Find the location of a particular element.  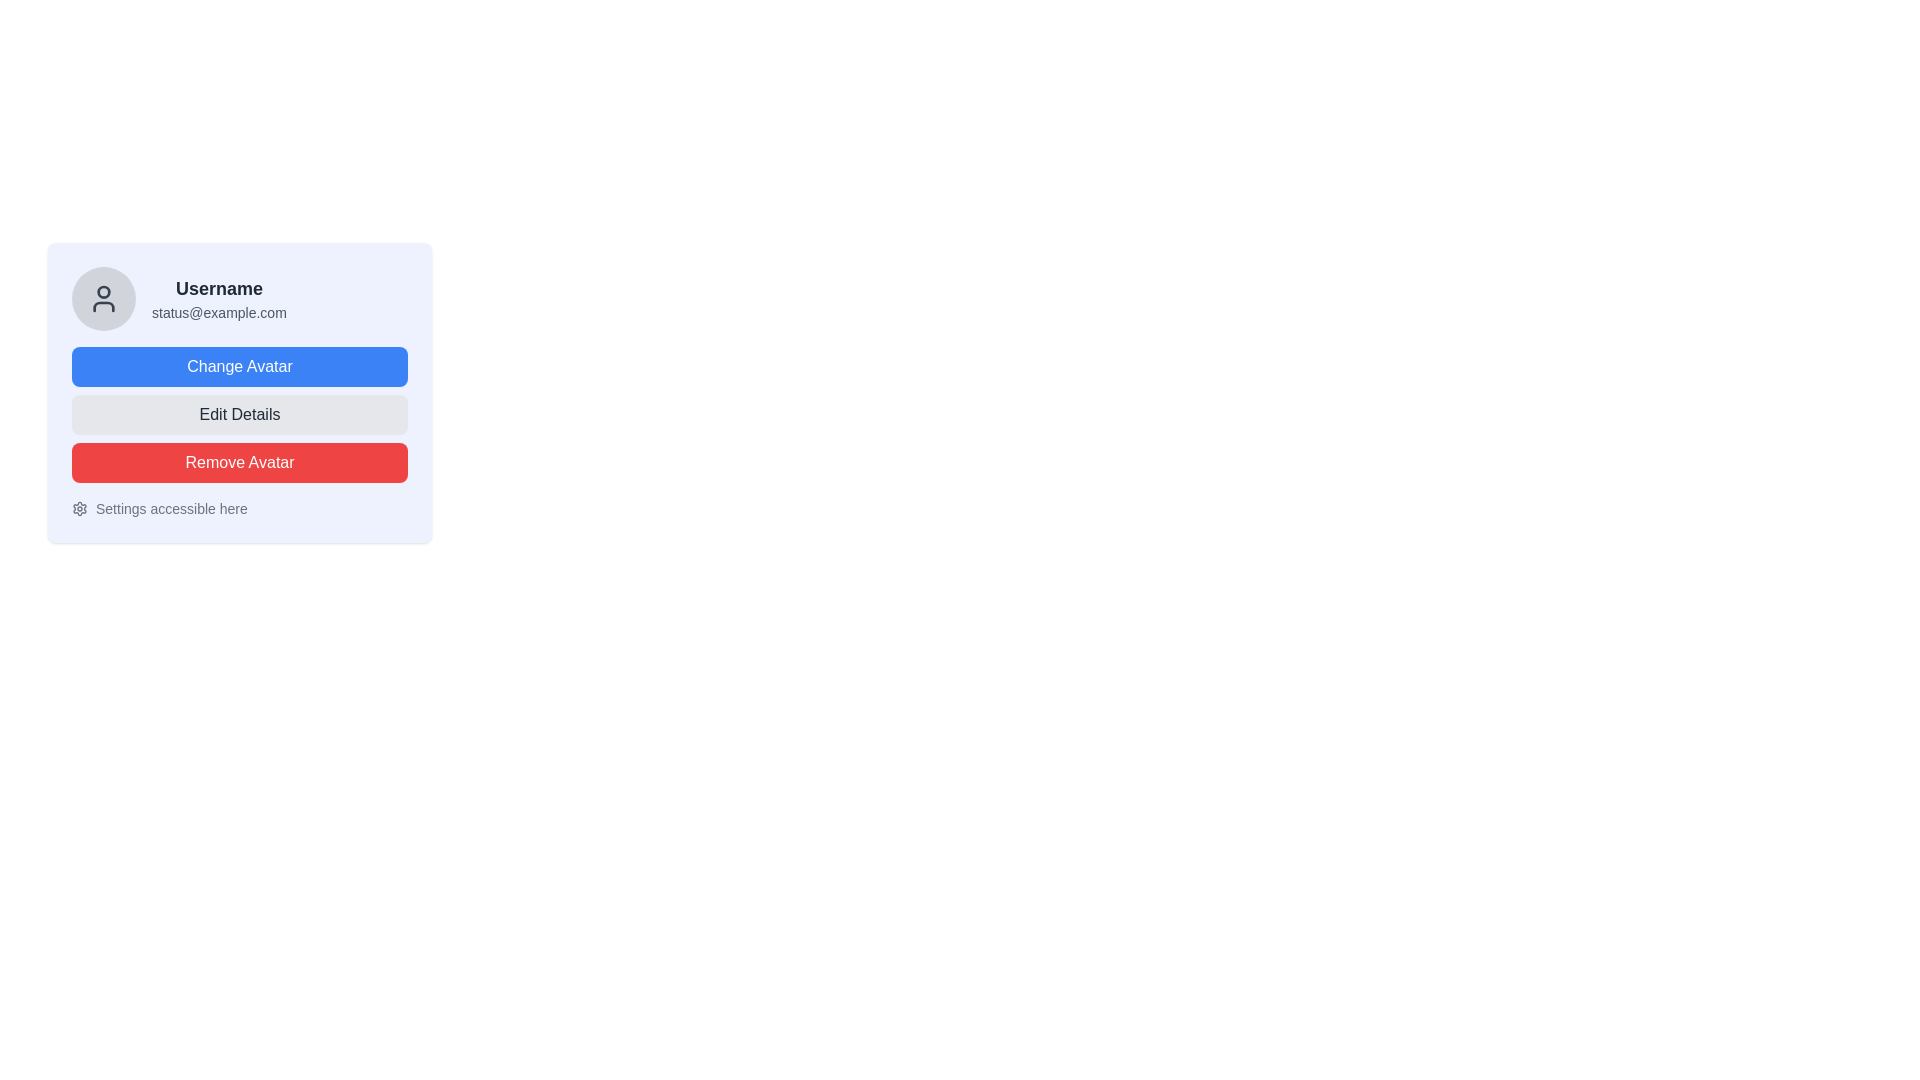

the user profile icon located in the upper-left section of the card interface, which serves as a visual cue for the profile information section is located at coordinates (103, 299).